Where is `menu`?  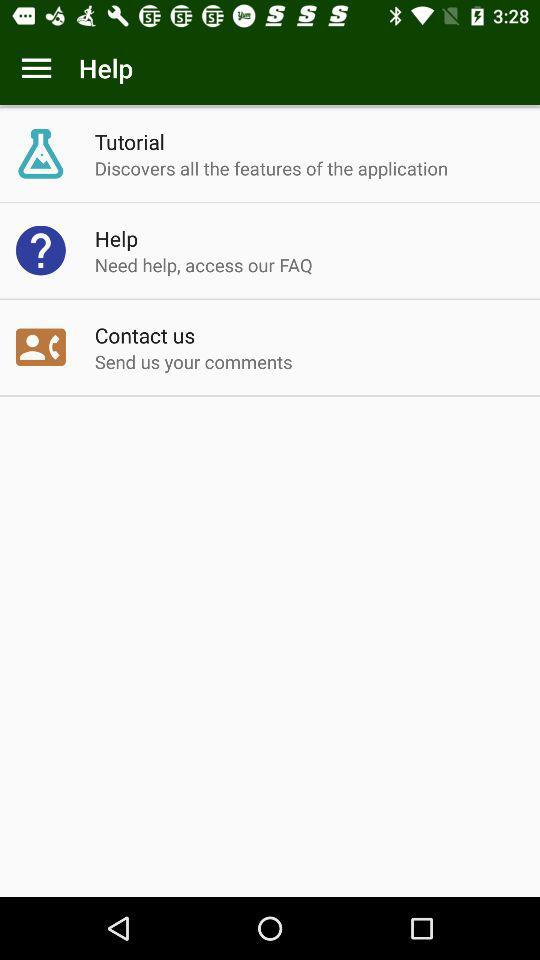 menu is located at coordinates (36, 68).